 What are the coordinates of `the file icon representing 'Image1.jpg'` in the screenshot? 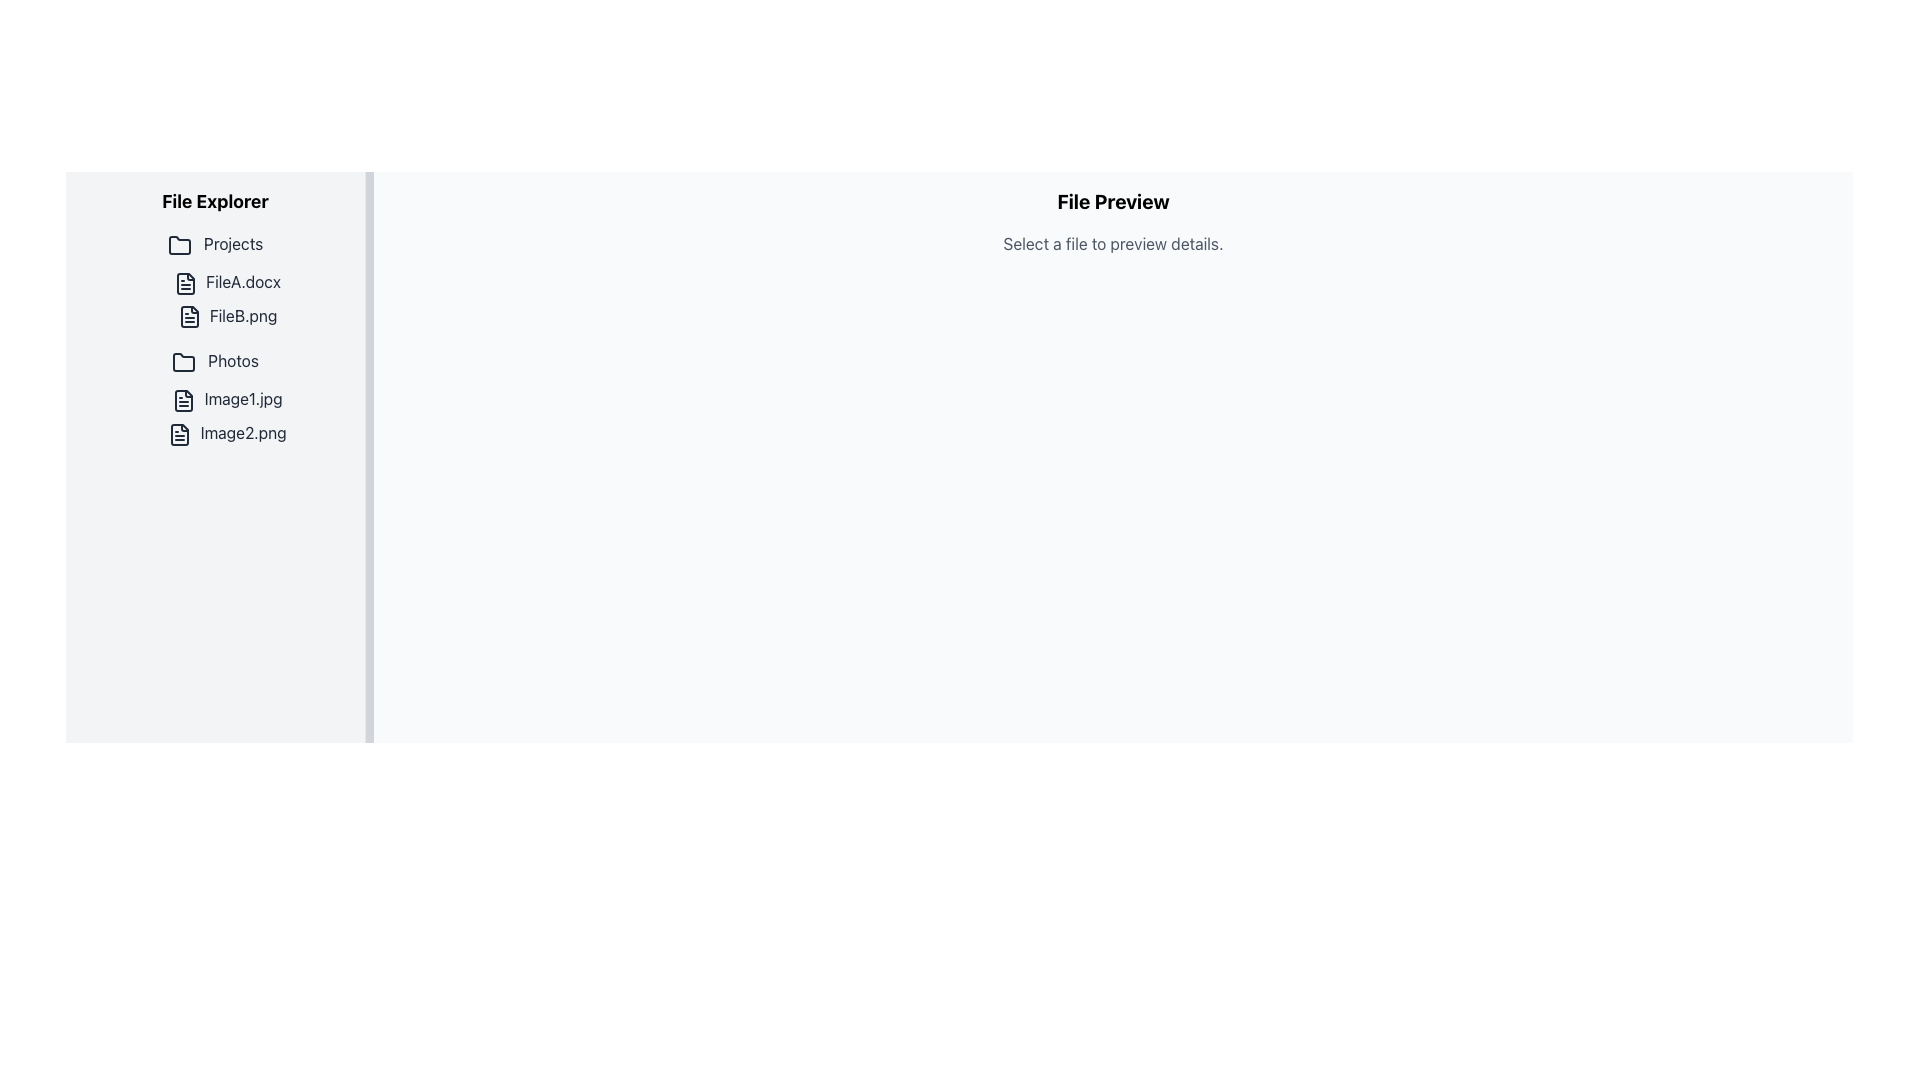 It's located at (184, 400).